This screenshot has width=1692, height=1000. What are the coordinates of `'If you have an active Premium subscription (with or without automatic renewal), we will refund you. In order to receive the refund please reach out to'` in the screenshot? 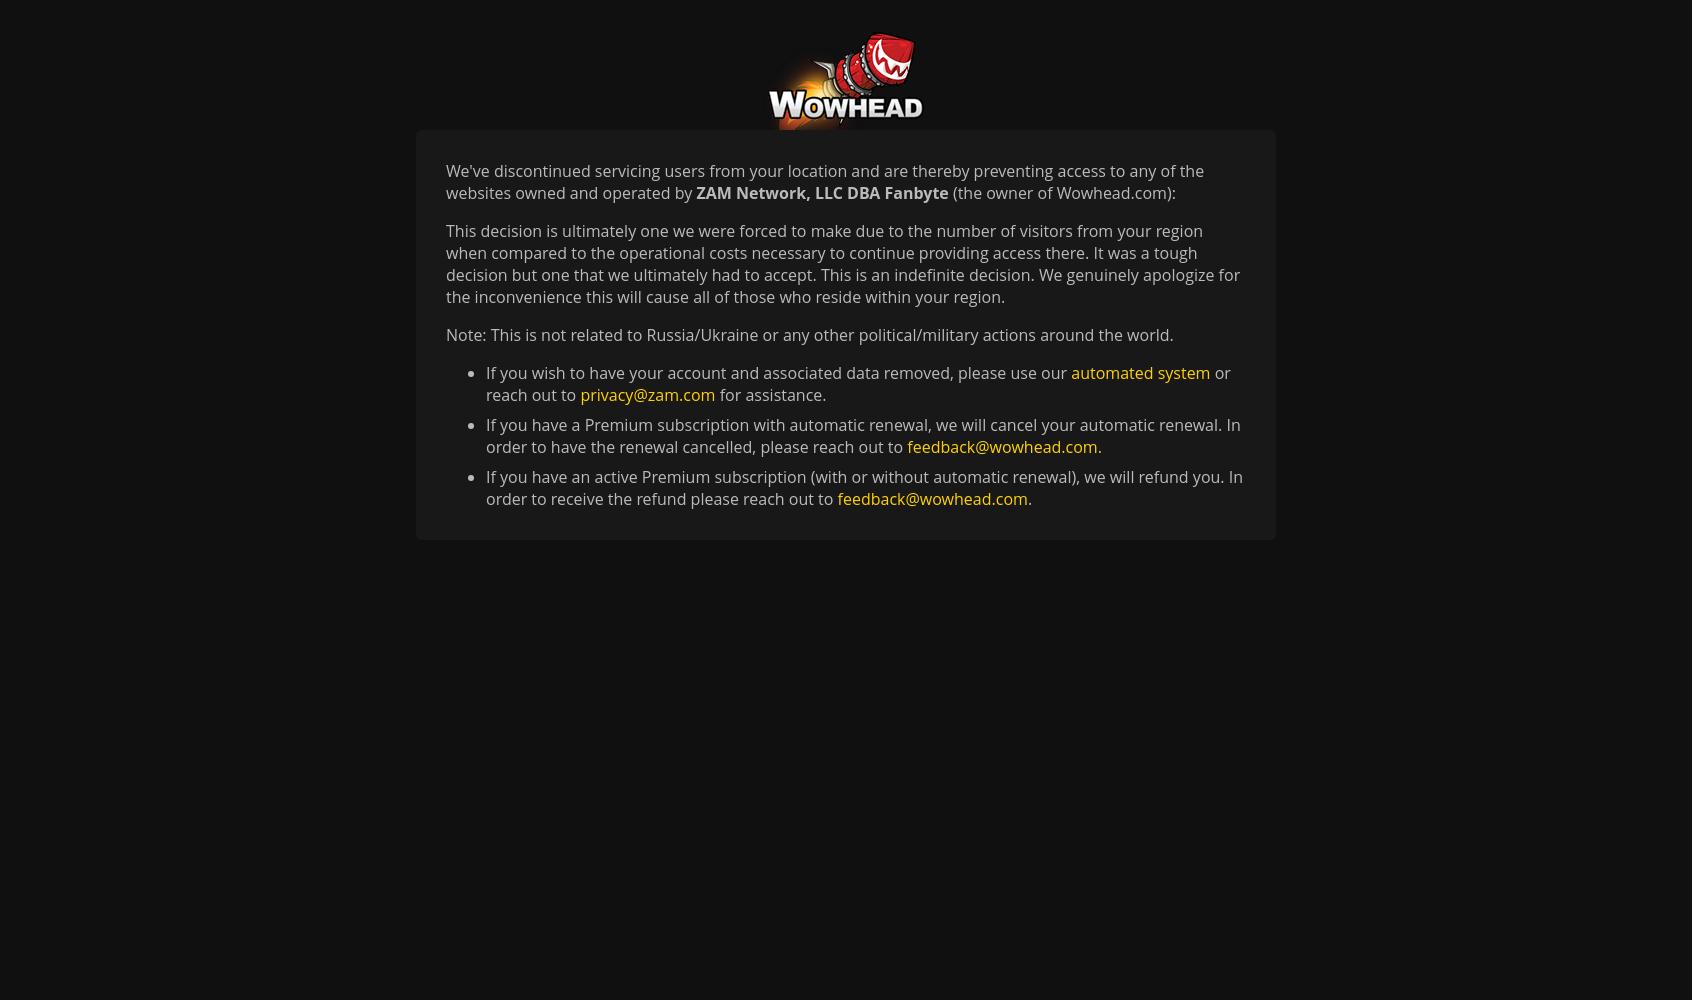 It's located at (863, 487).